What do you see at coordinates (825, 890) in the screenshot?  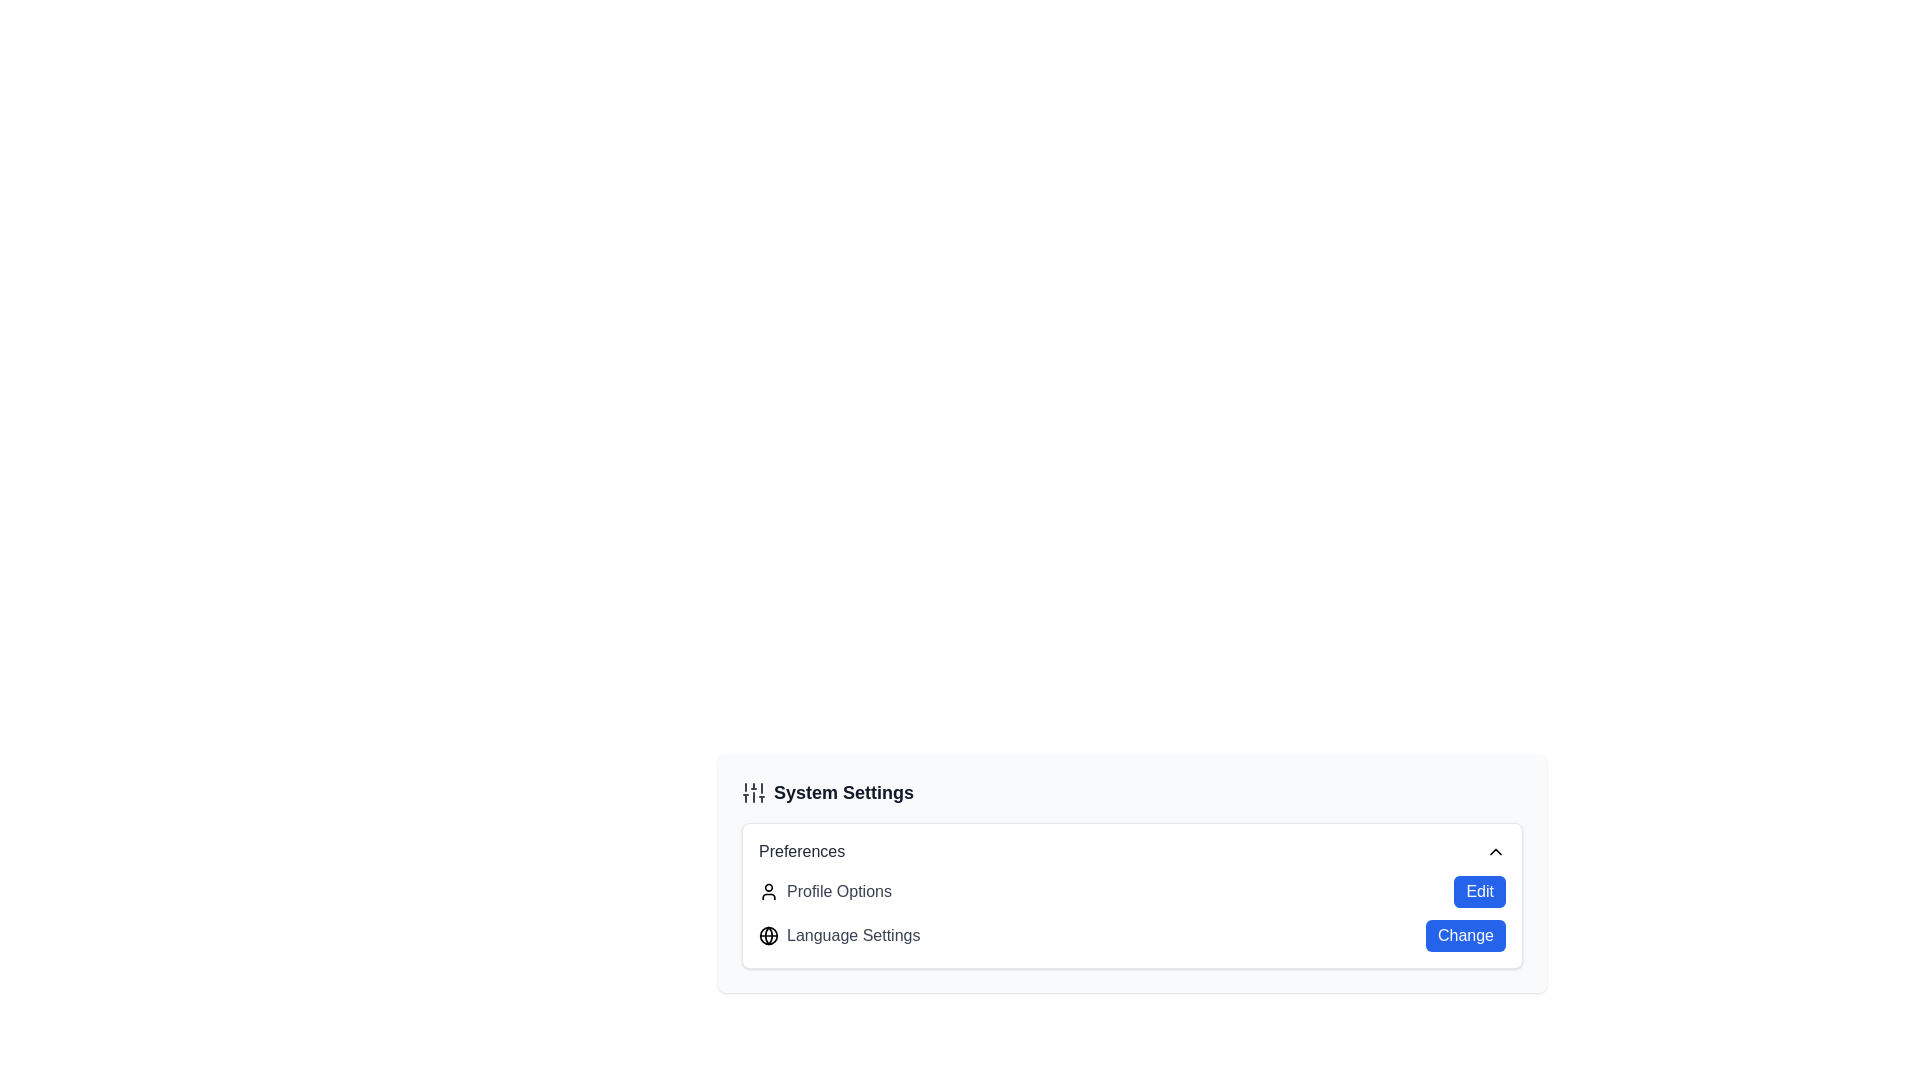 I see `the text or icon of the Label with associated icon located in the profile management options section under 'Preferences'` at bounding box center [825, 890].